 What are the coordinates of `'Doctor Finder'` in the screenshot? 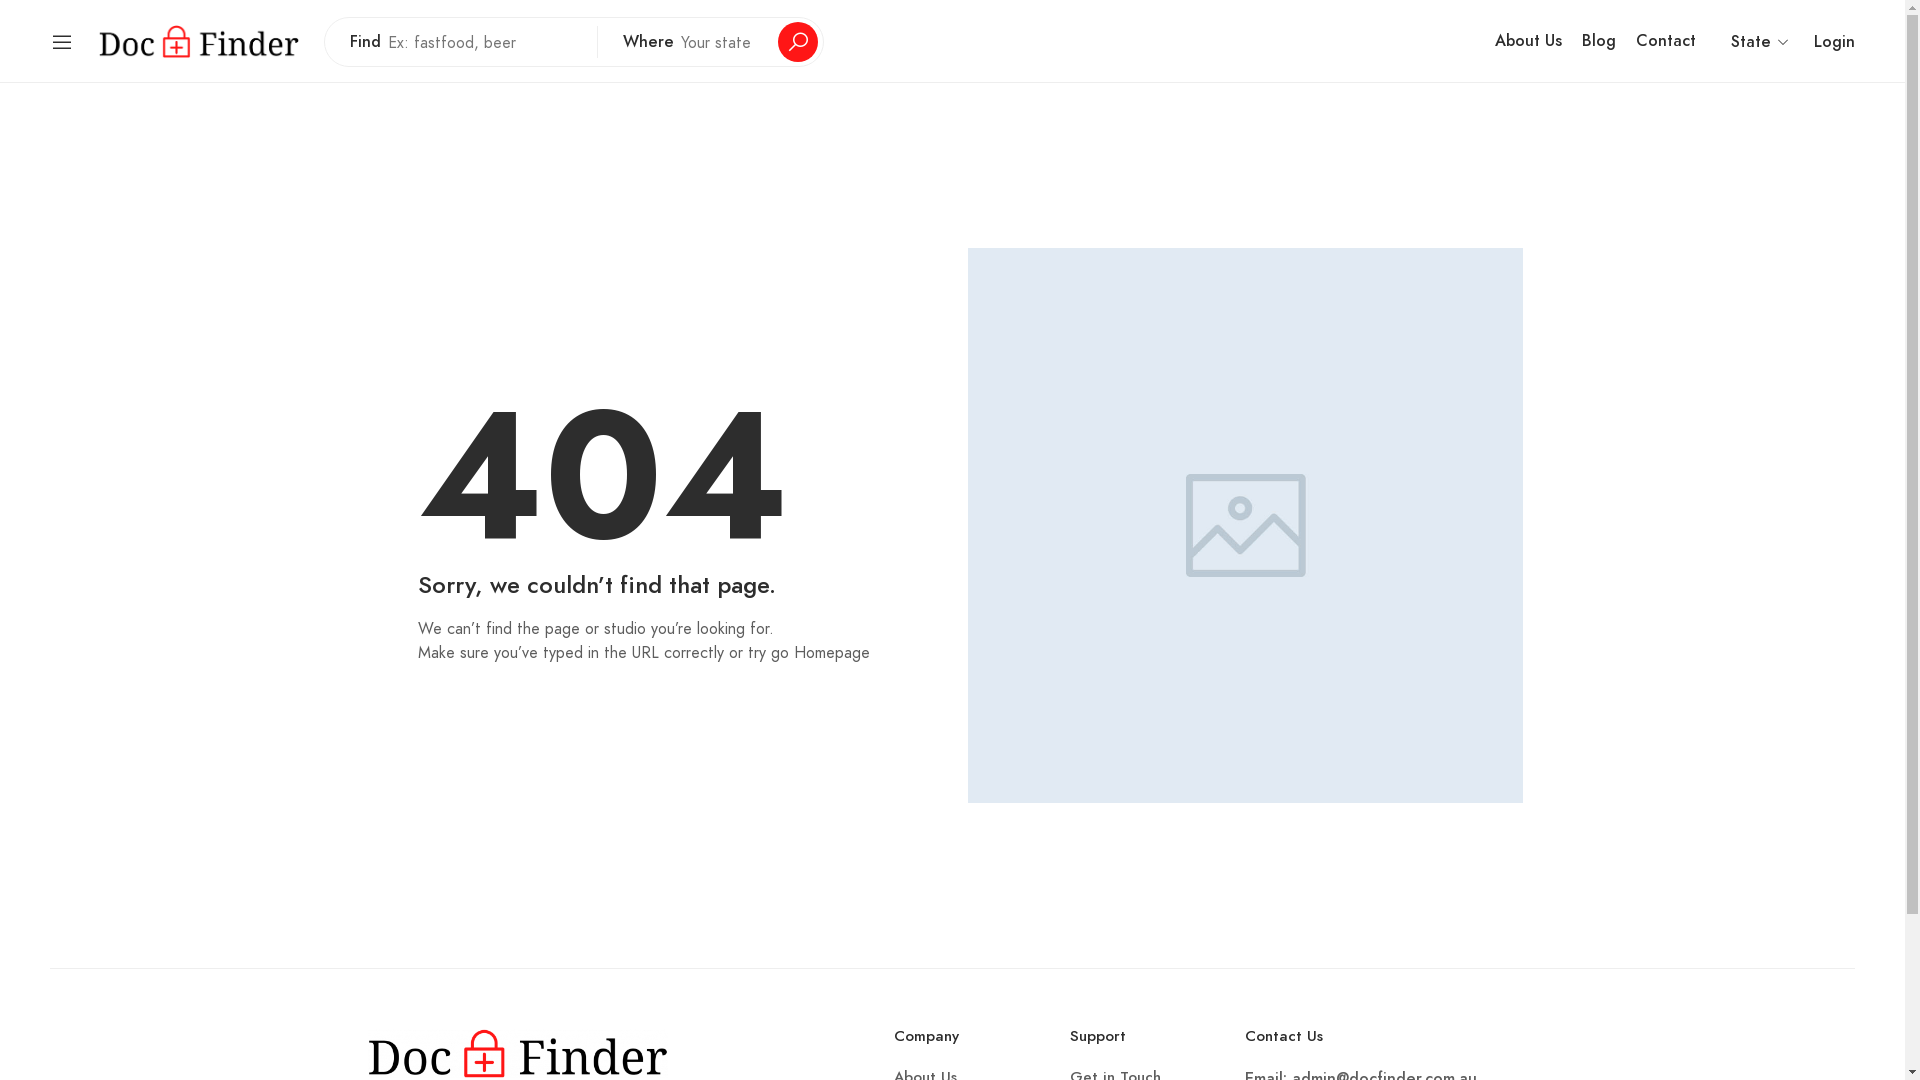 It's located at (198, 39).